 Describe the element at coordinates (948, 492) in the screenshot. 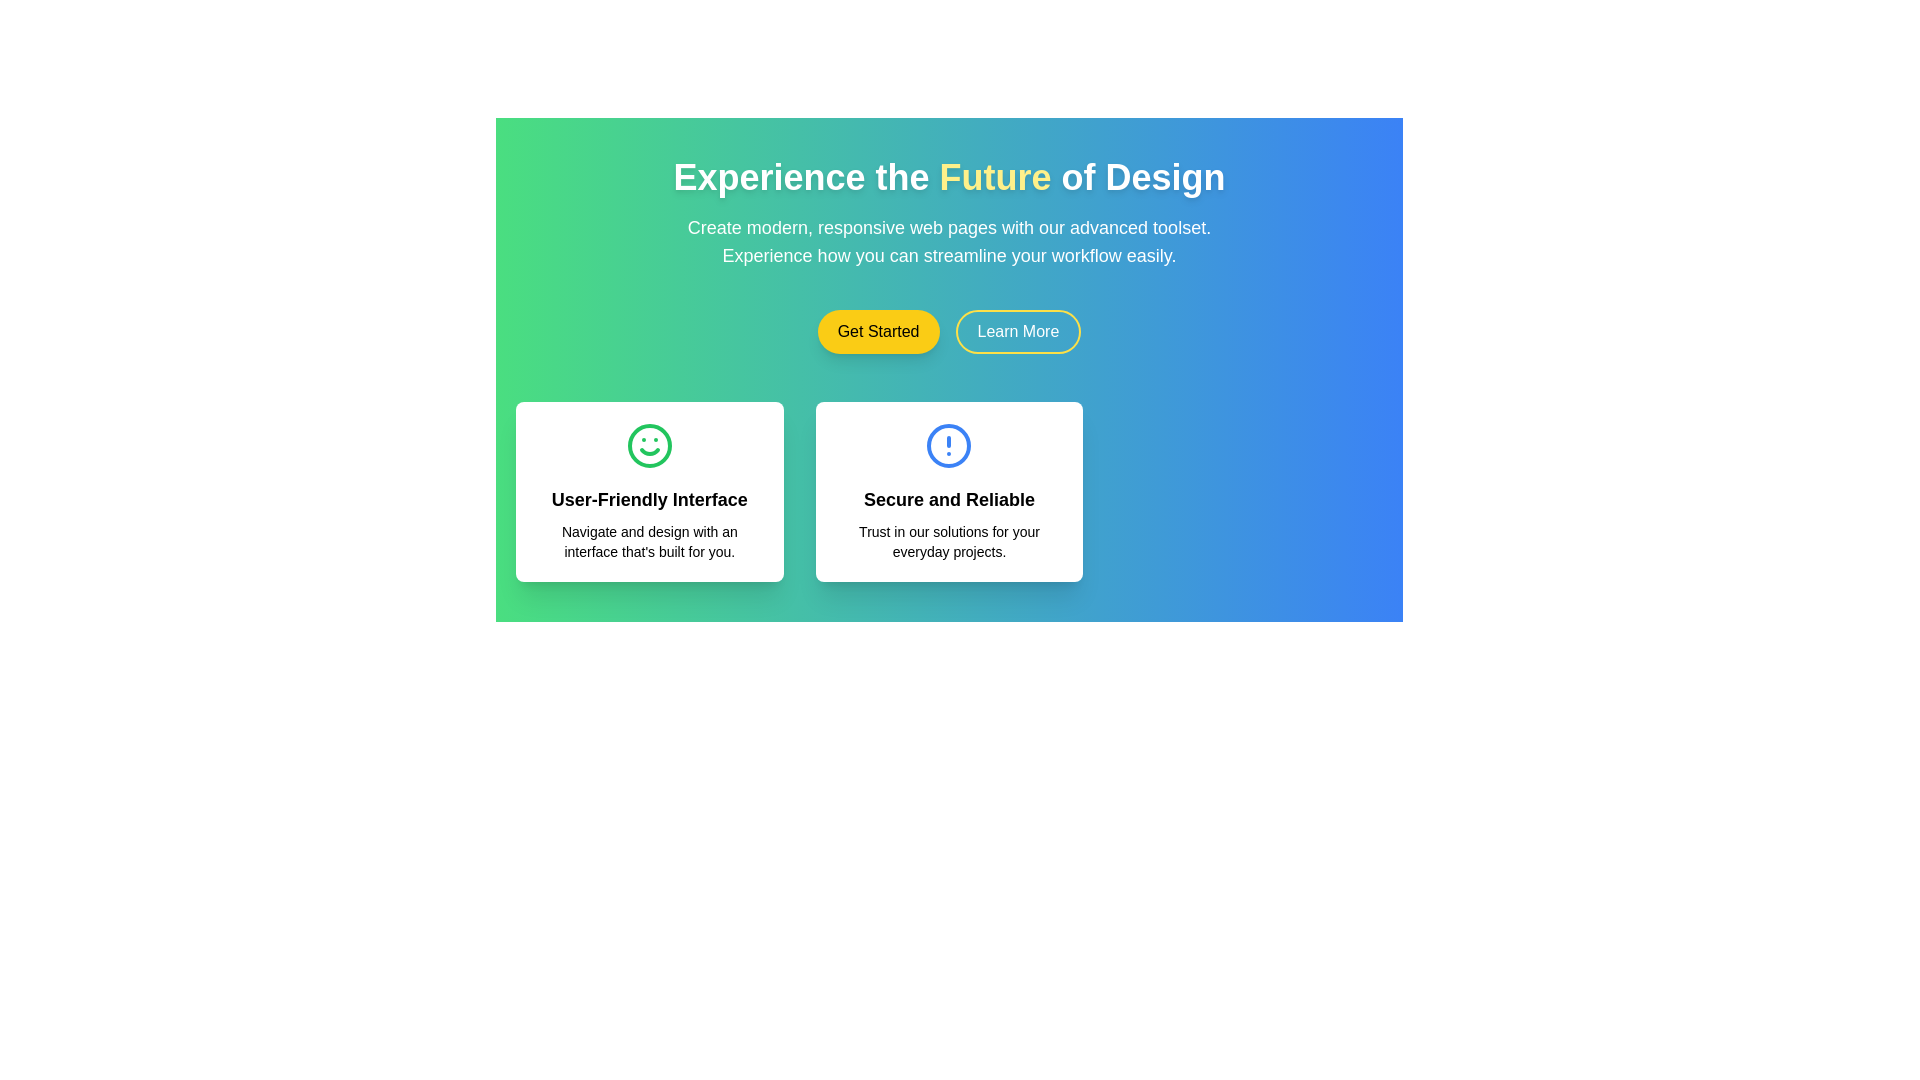

I see `the Informative Card with the title 'Secure and Reliable', which is the second card in a row of three, featuring a blue circular icon with an exclamation mark and a white background` at that location.